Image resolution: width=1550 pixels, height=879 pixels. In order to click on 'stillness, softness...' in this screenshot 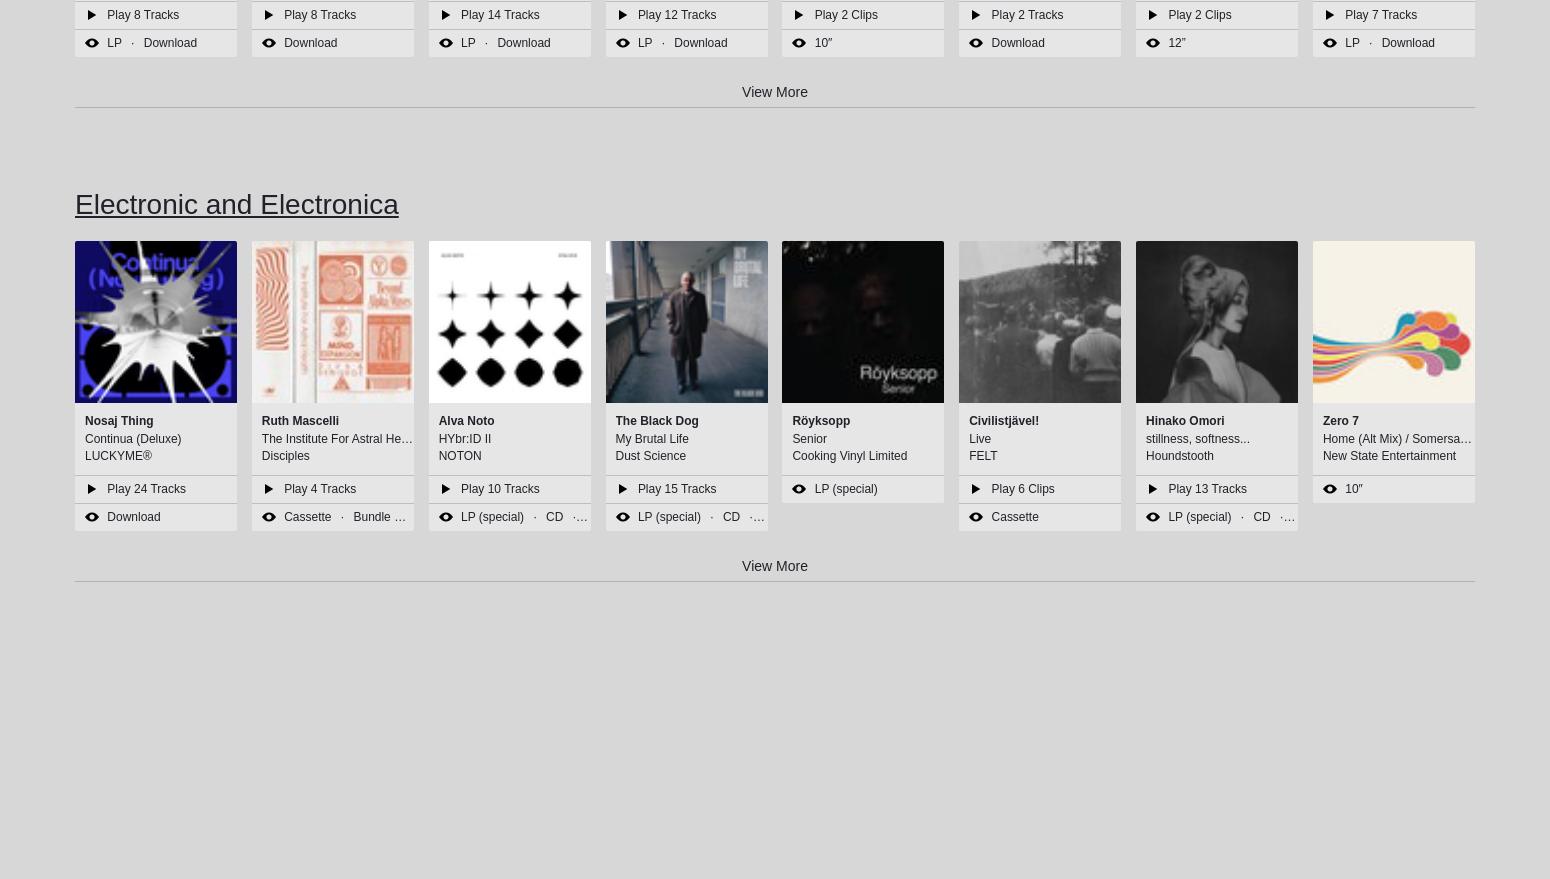, I will do `click(1197, 437)`.